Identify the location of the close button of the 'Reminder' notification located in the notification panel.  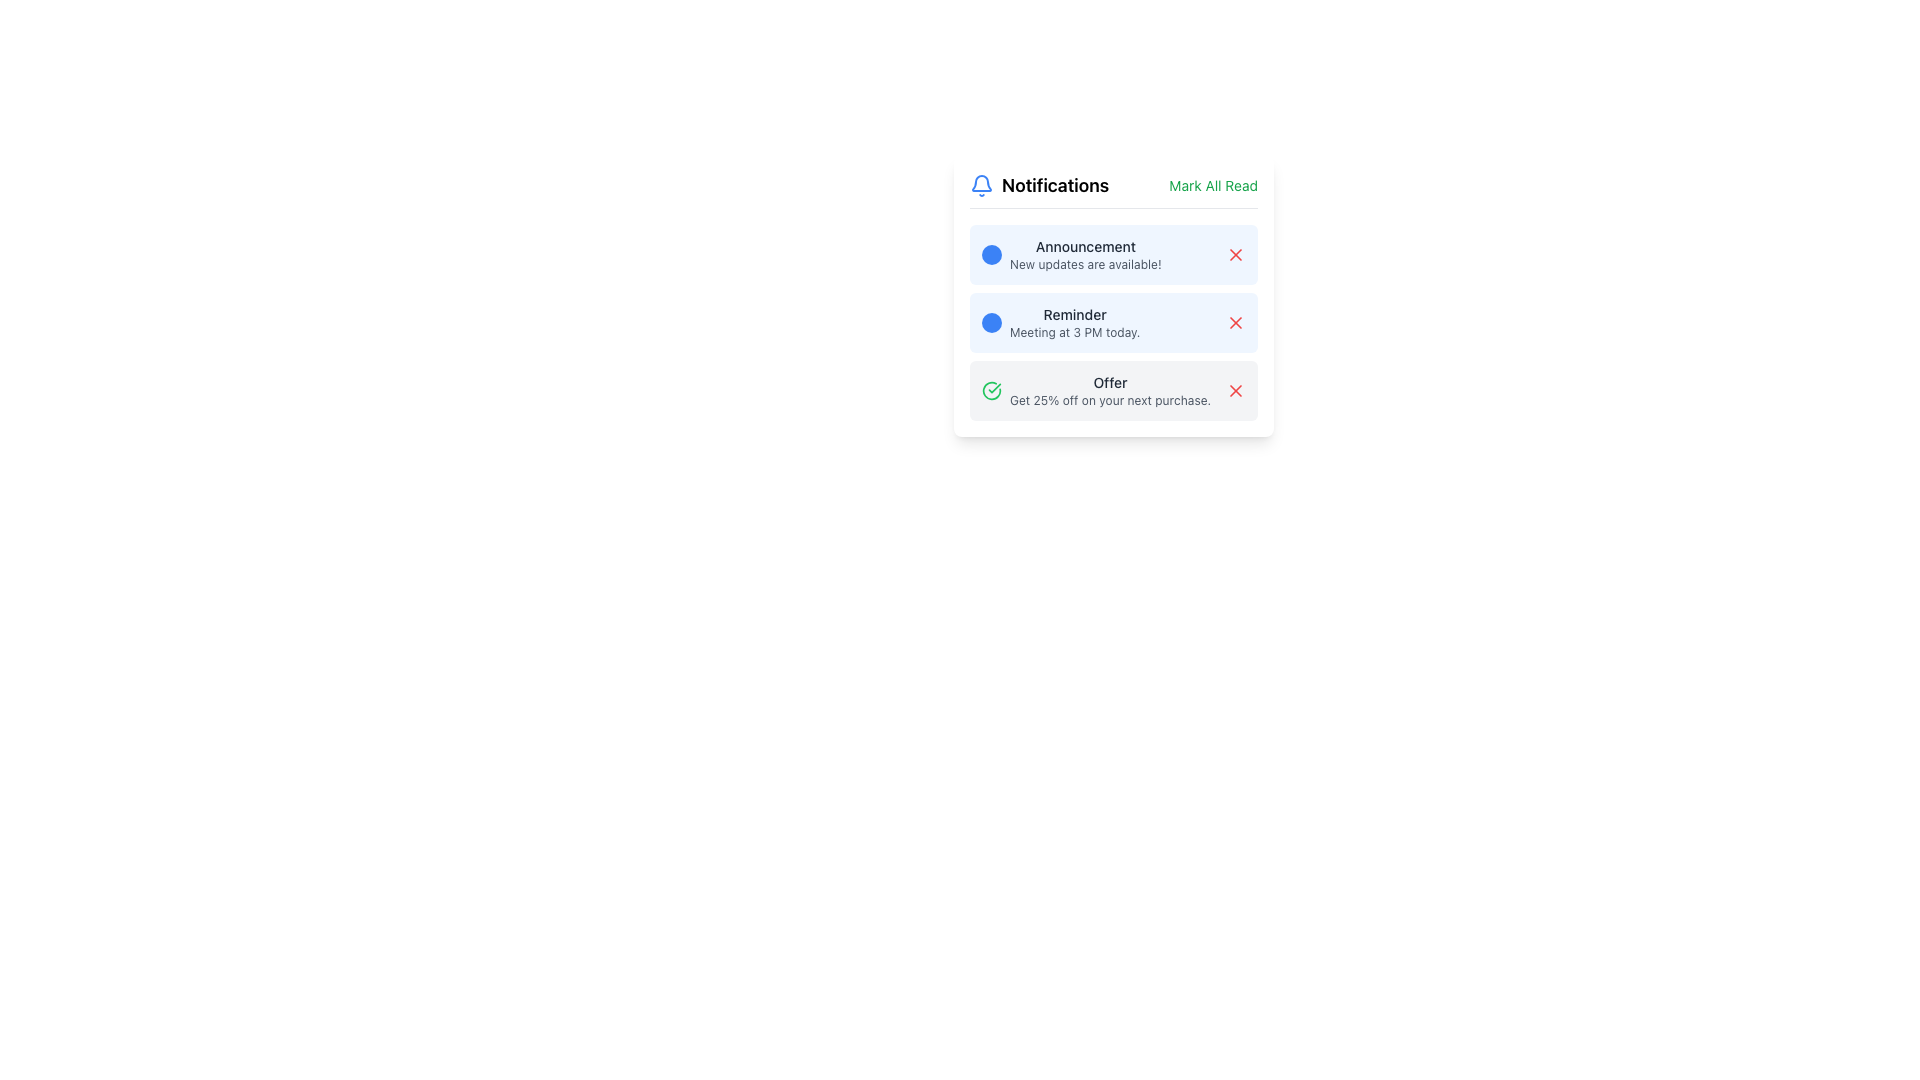
(1235, 322).